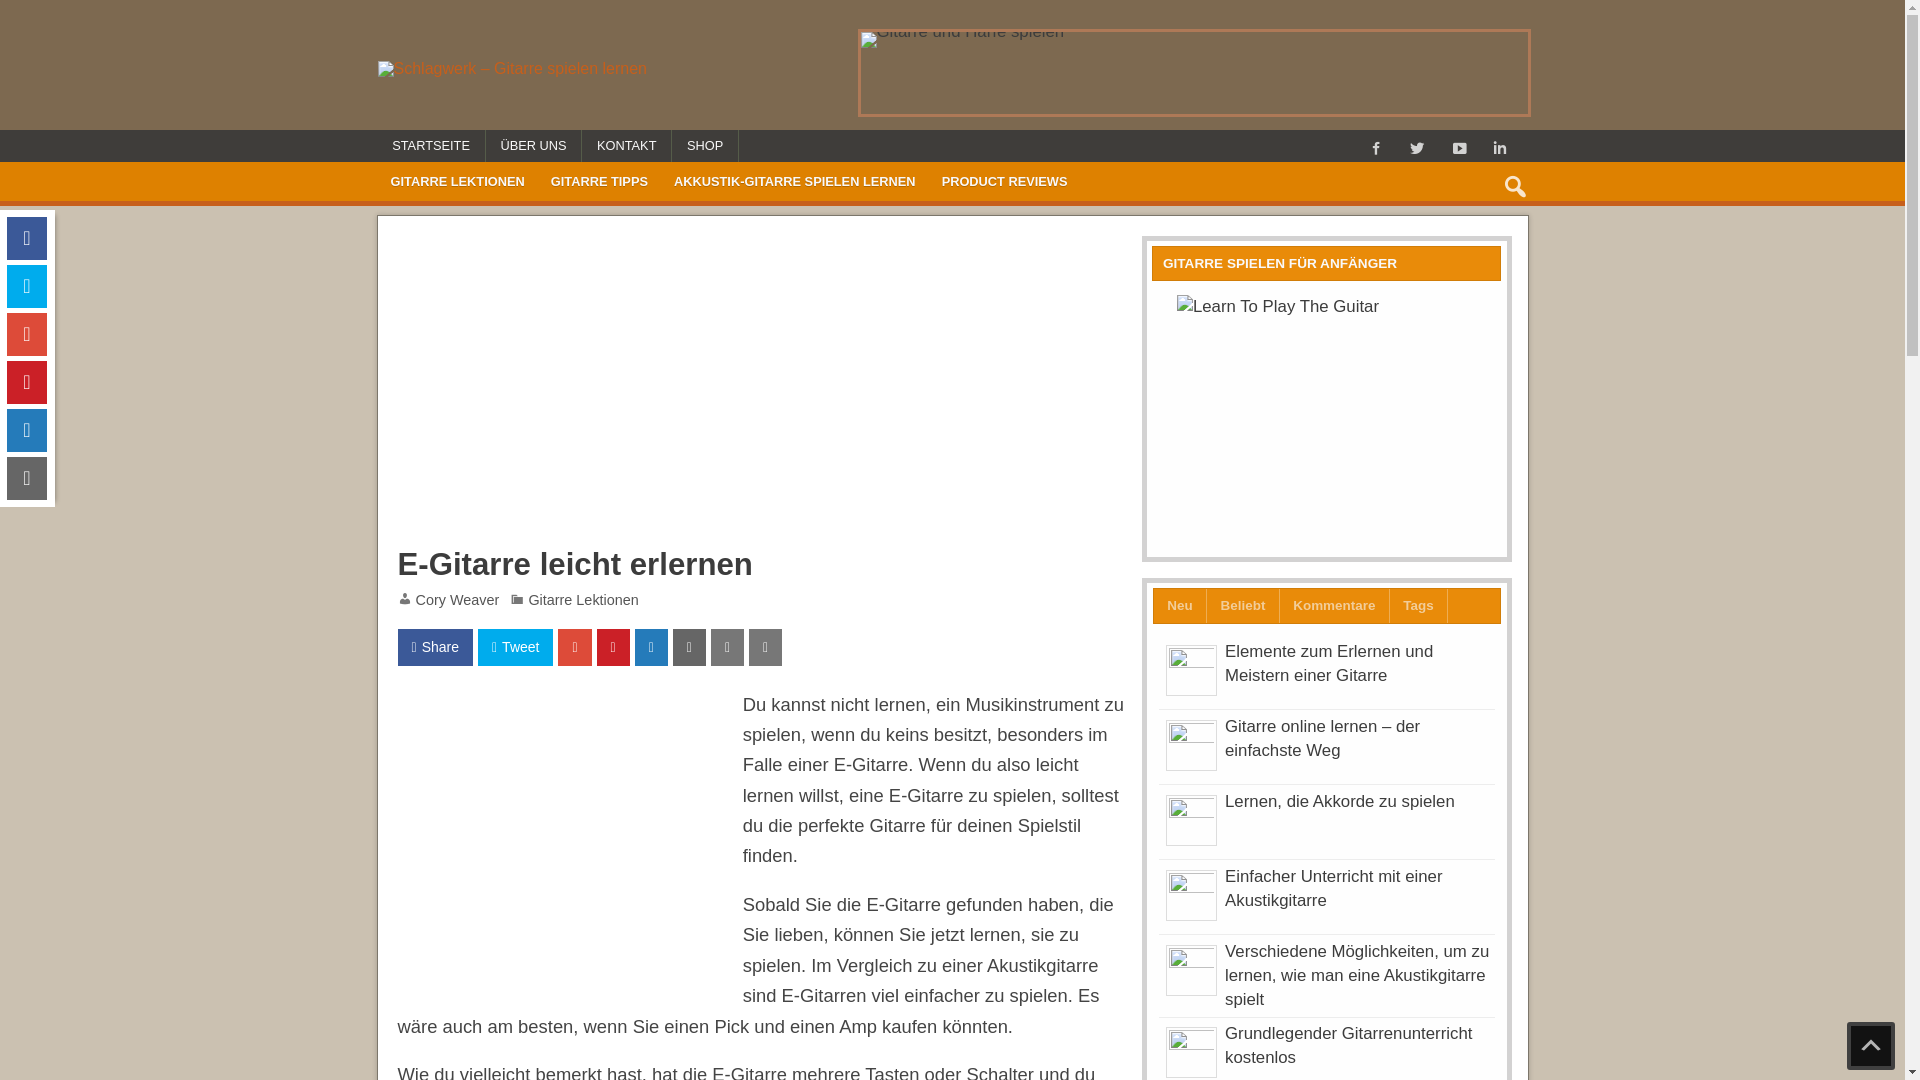 Image resolution: width=1920 pixels, height=1080 pixels. I want to click on 'Learn To Play The Guitar', so click(1326, 419).